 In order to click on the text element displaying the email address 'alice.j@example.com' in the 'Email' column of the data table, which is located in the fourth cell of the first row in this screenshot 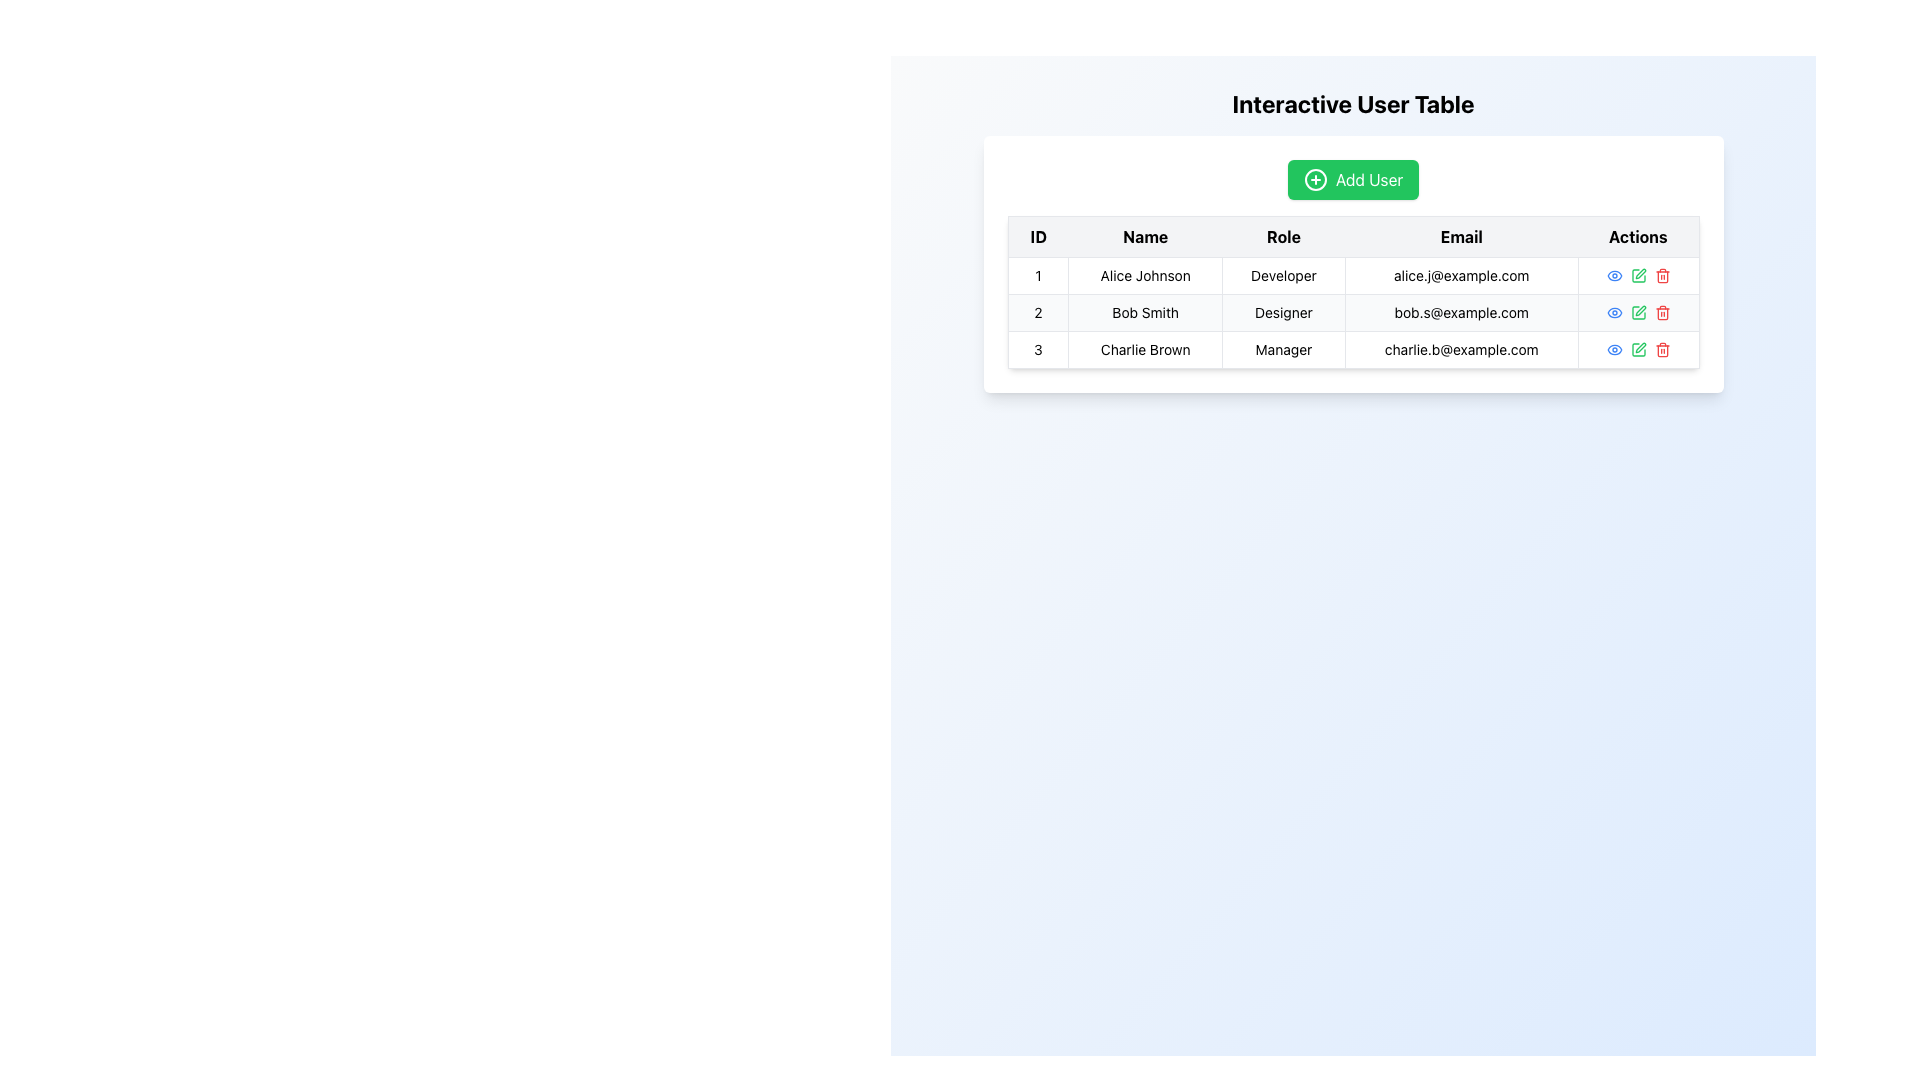, I will do `click(1461, 276)`.